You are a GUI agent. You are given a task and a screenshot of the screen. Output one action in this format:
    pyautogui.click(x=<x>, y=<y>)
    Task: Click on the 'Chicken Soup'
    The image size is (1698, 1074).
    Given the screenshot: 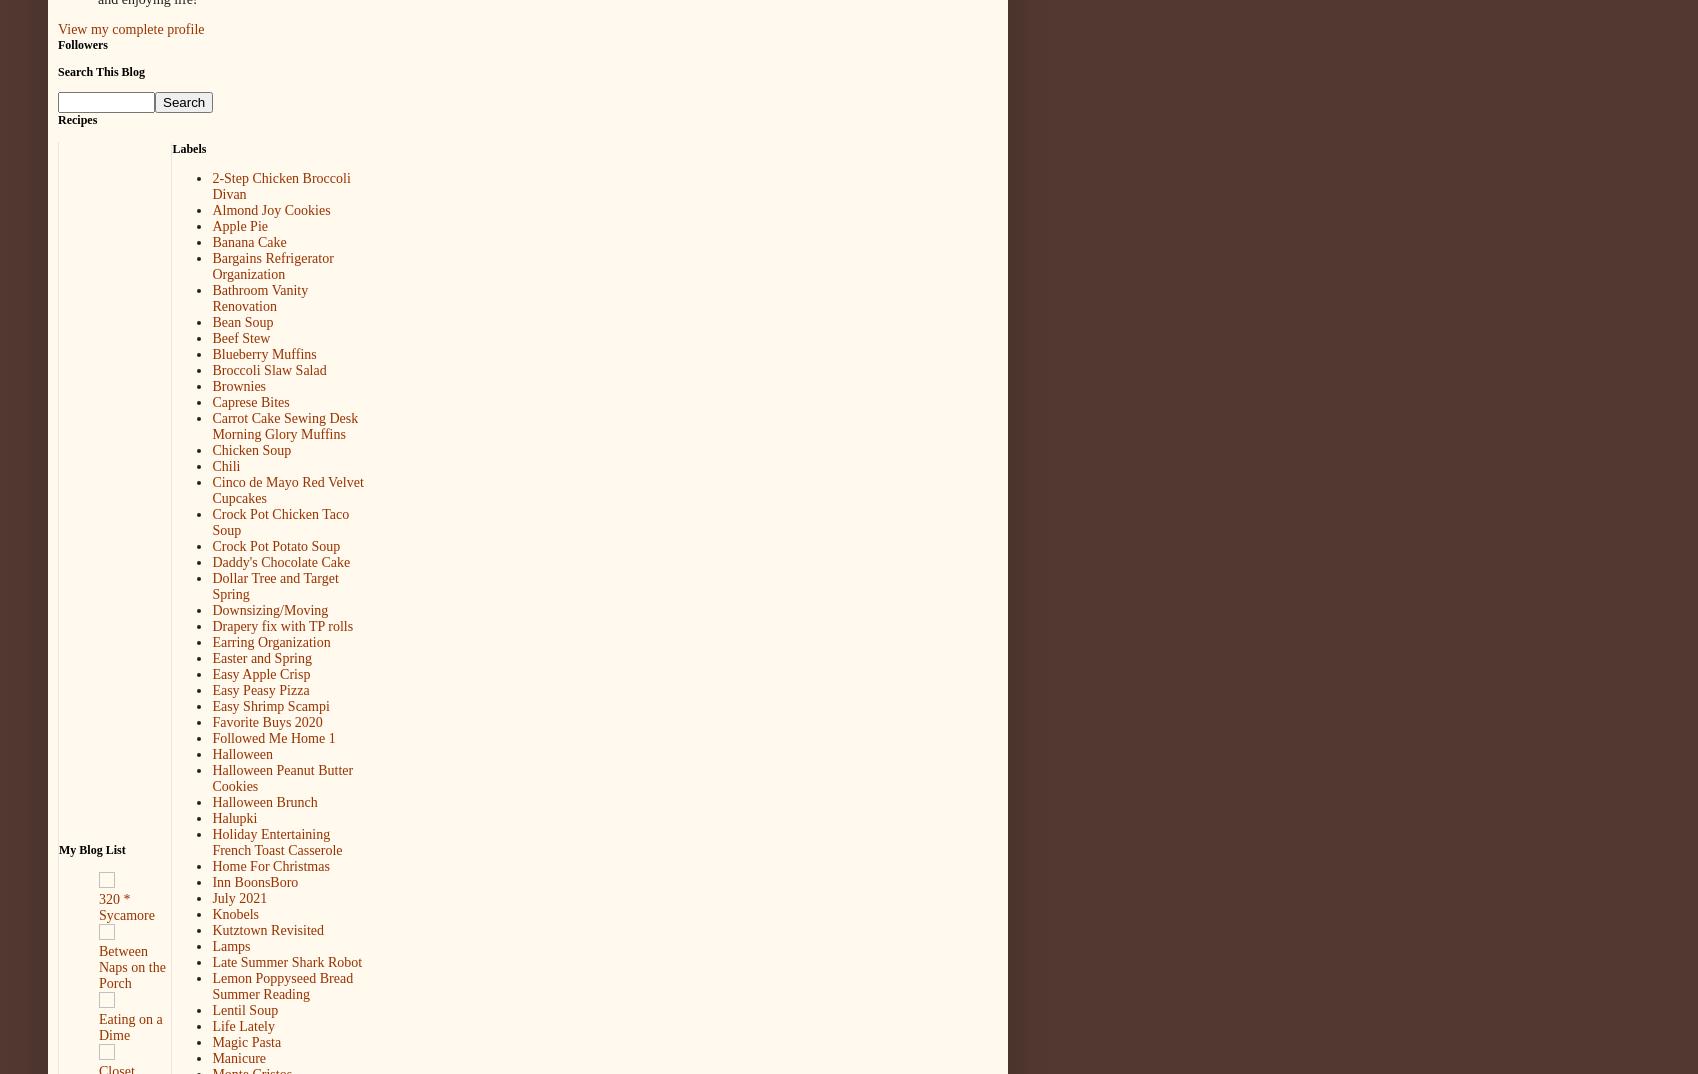 What is the action you would take?
    pyautogui.click(x=212, y=449)
    